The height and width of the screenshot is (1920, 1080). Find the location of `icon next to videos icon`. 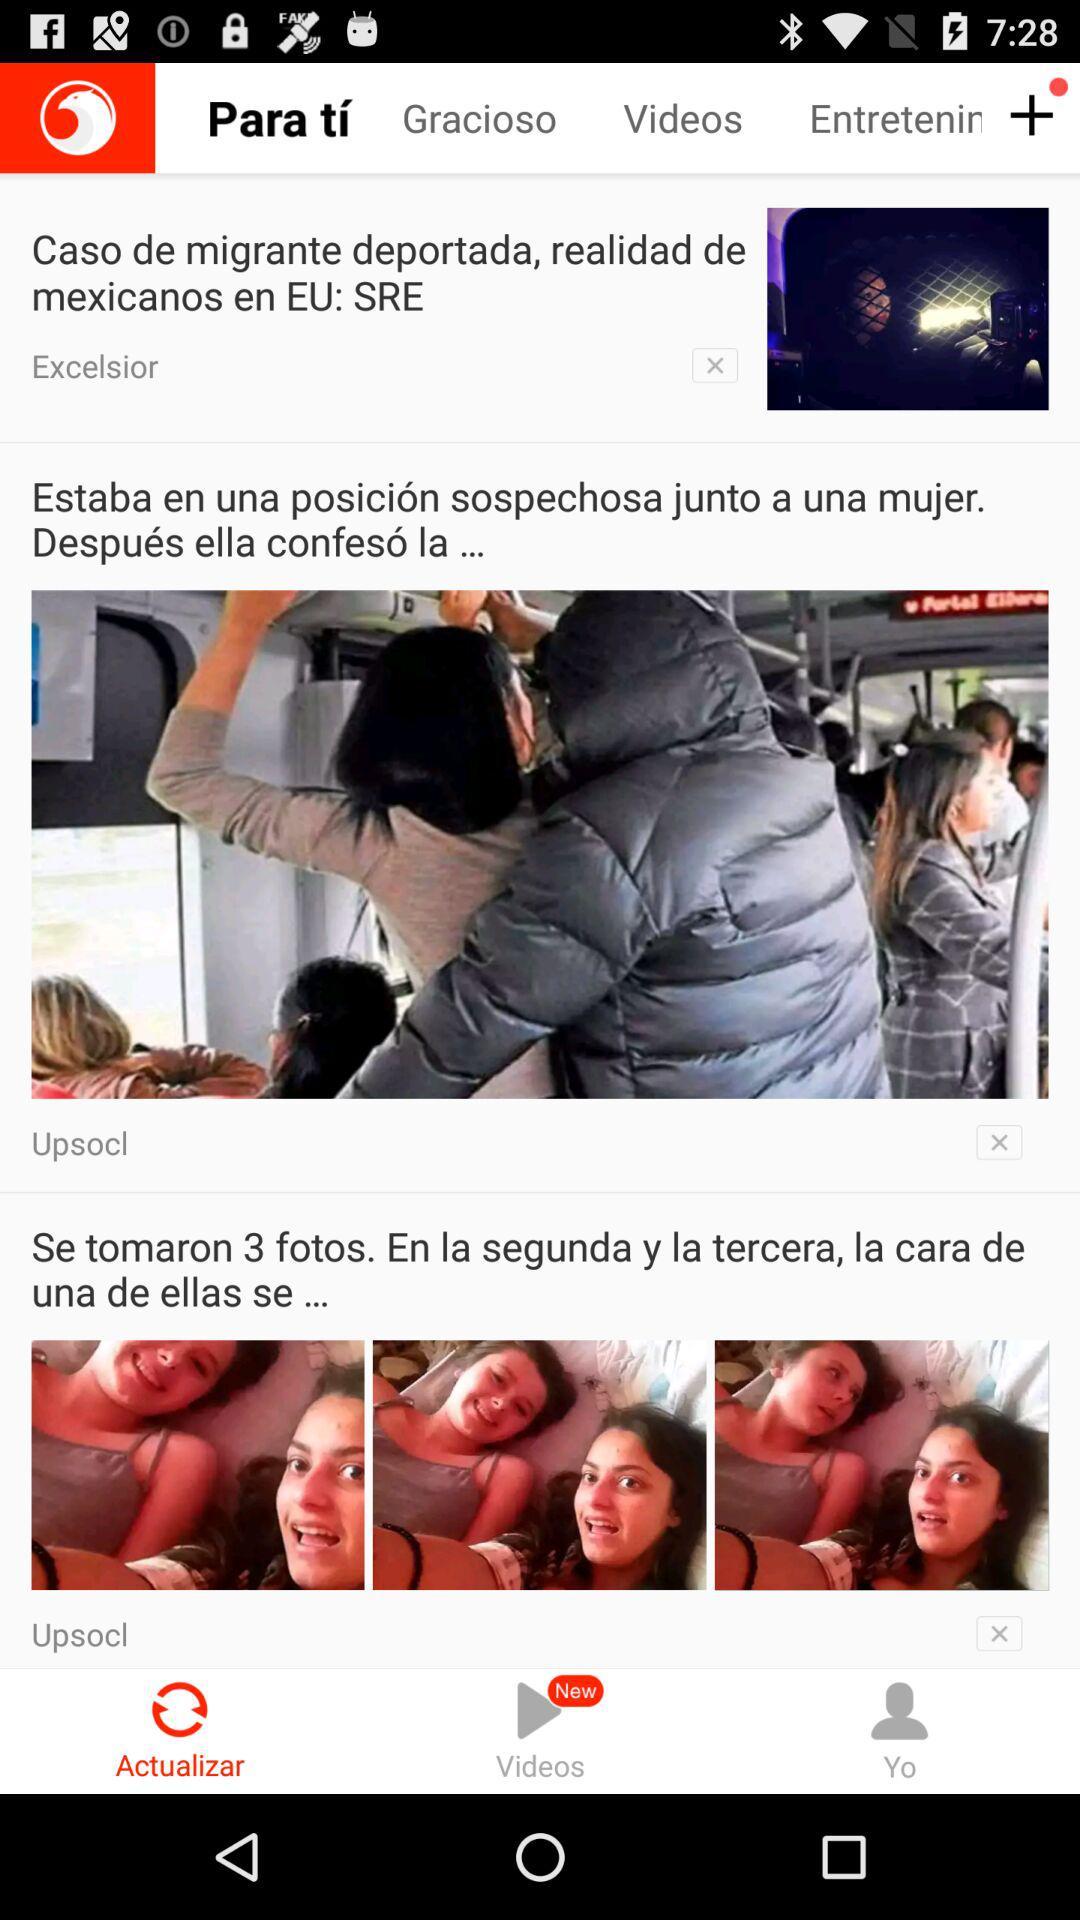

icon next to videos icon is located at coordinates (898, 1730).